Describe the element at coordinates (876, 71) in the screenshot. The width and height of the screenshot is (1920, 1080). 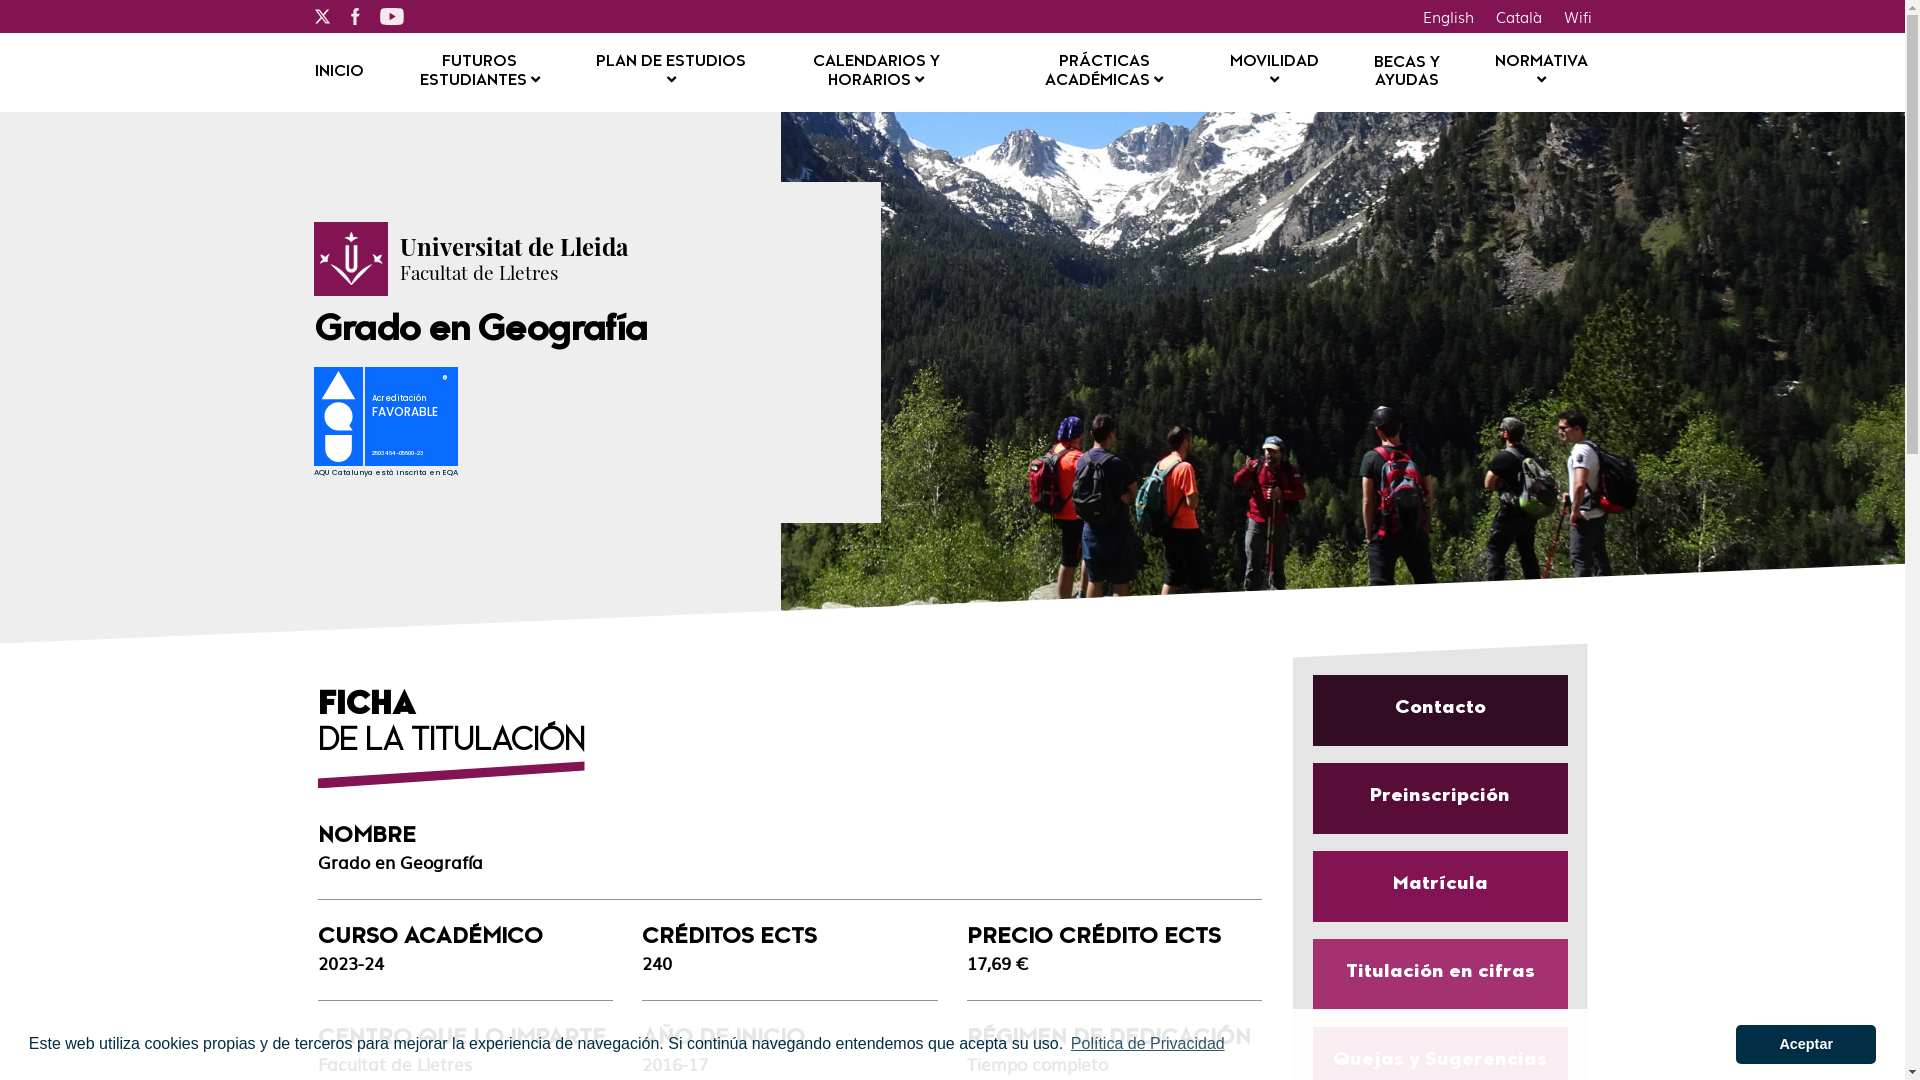
I see `'CALENDARIOS Y HORARIOS'` at that location.